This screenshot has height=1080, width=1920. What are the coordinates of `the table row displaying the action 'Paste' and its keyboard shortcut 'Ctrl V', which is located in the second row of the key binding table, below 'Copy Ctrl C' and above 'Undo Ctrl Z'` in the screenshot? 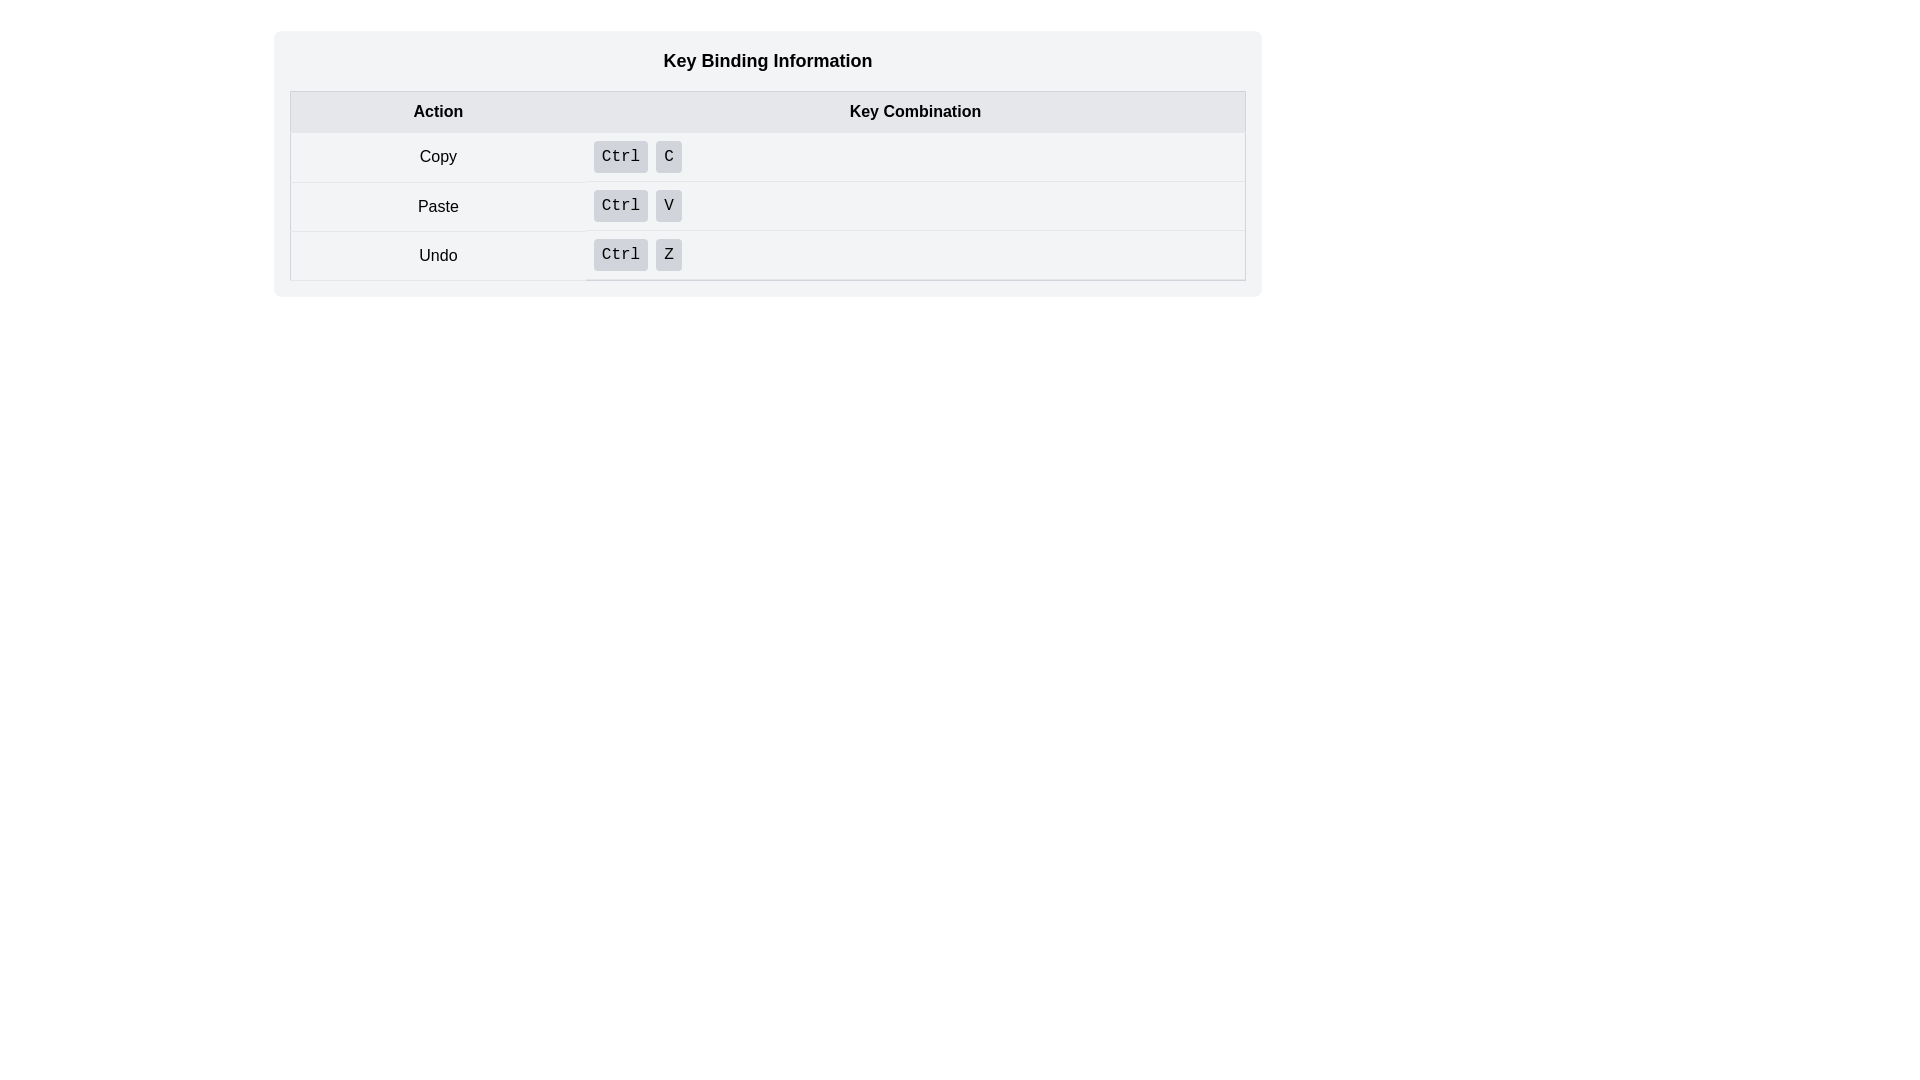 It's located at (767, 206).